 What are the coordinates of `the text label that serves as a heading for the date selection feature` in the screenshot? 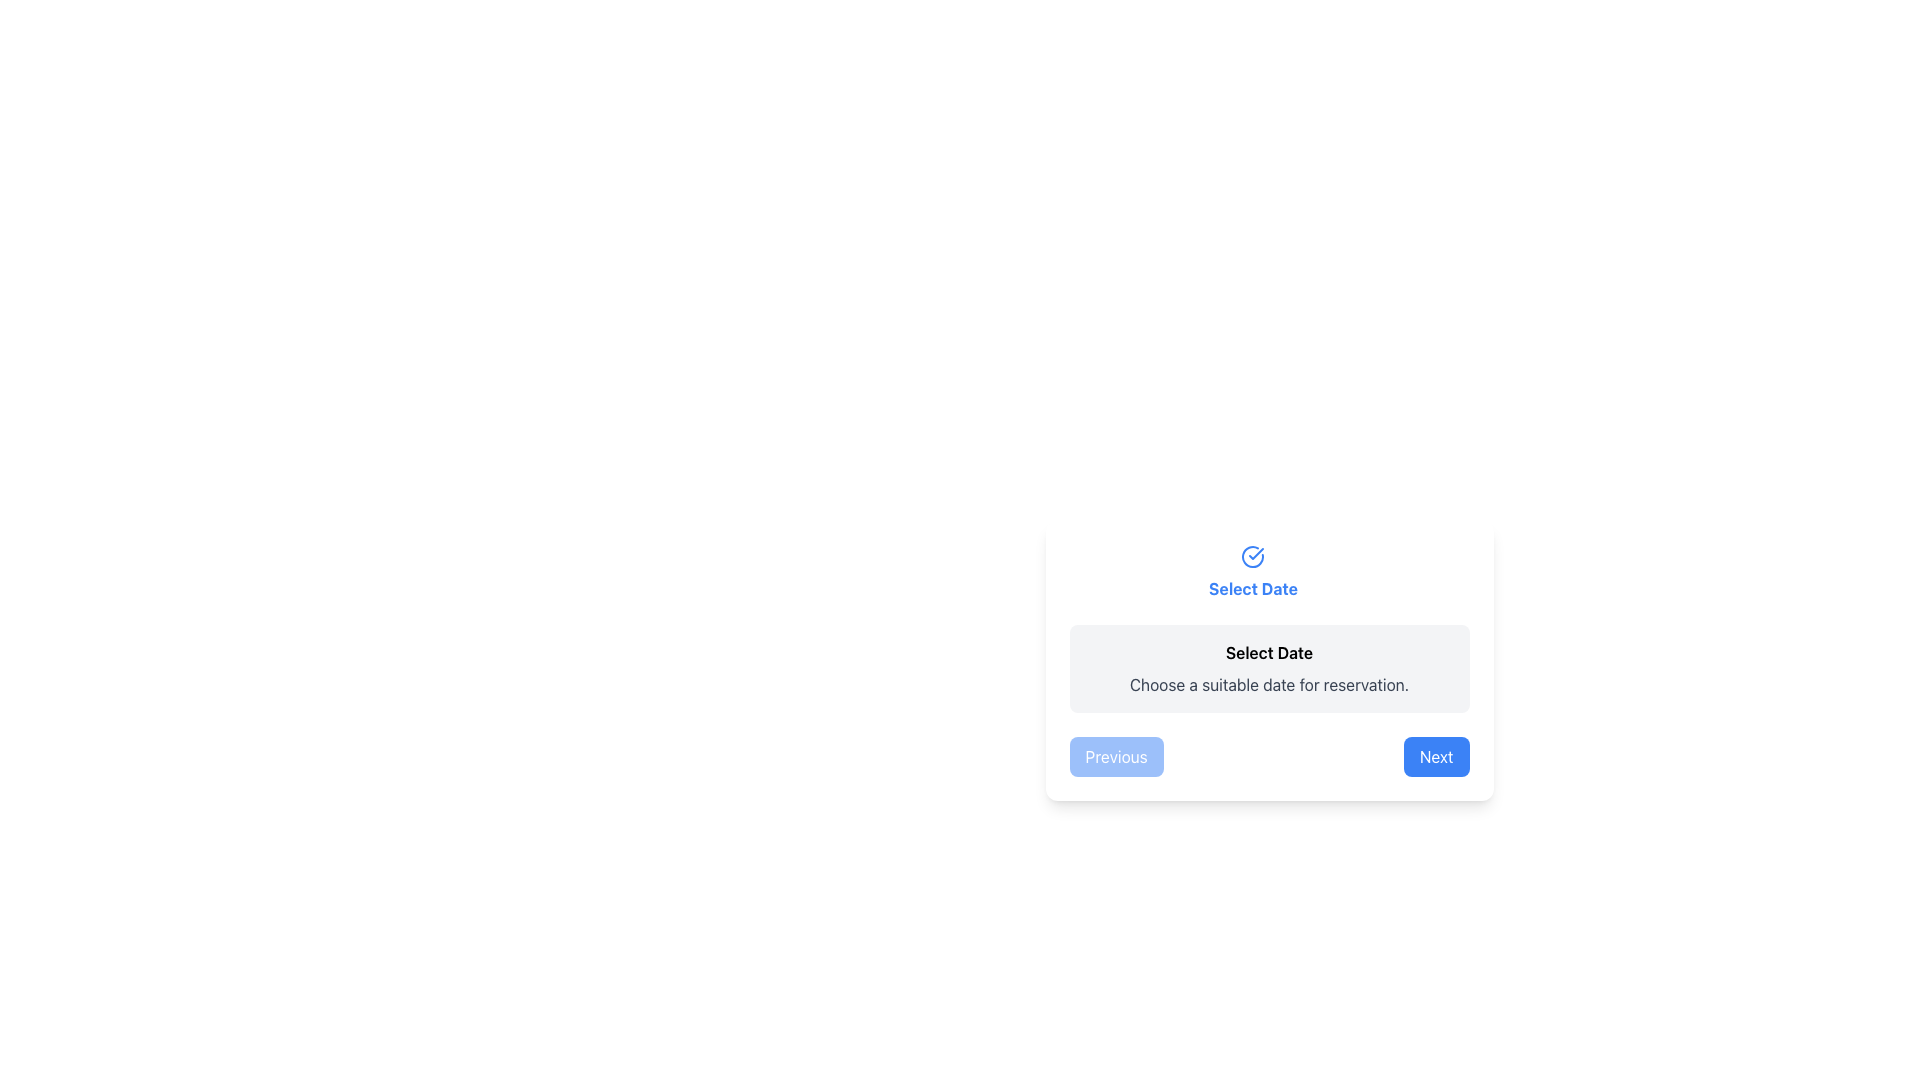 It's located at (1252, 573).